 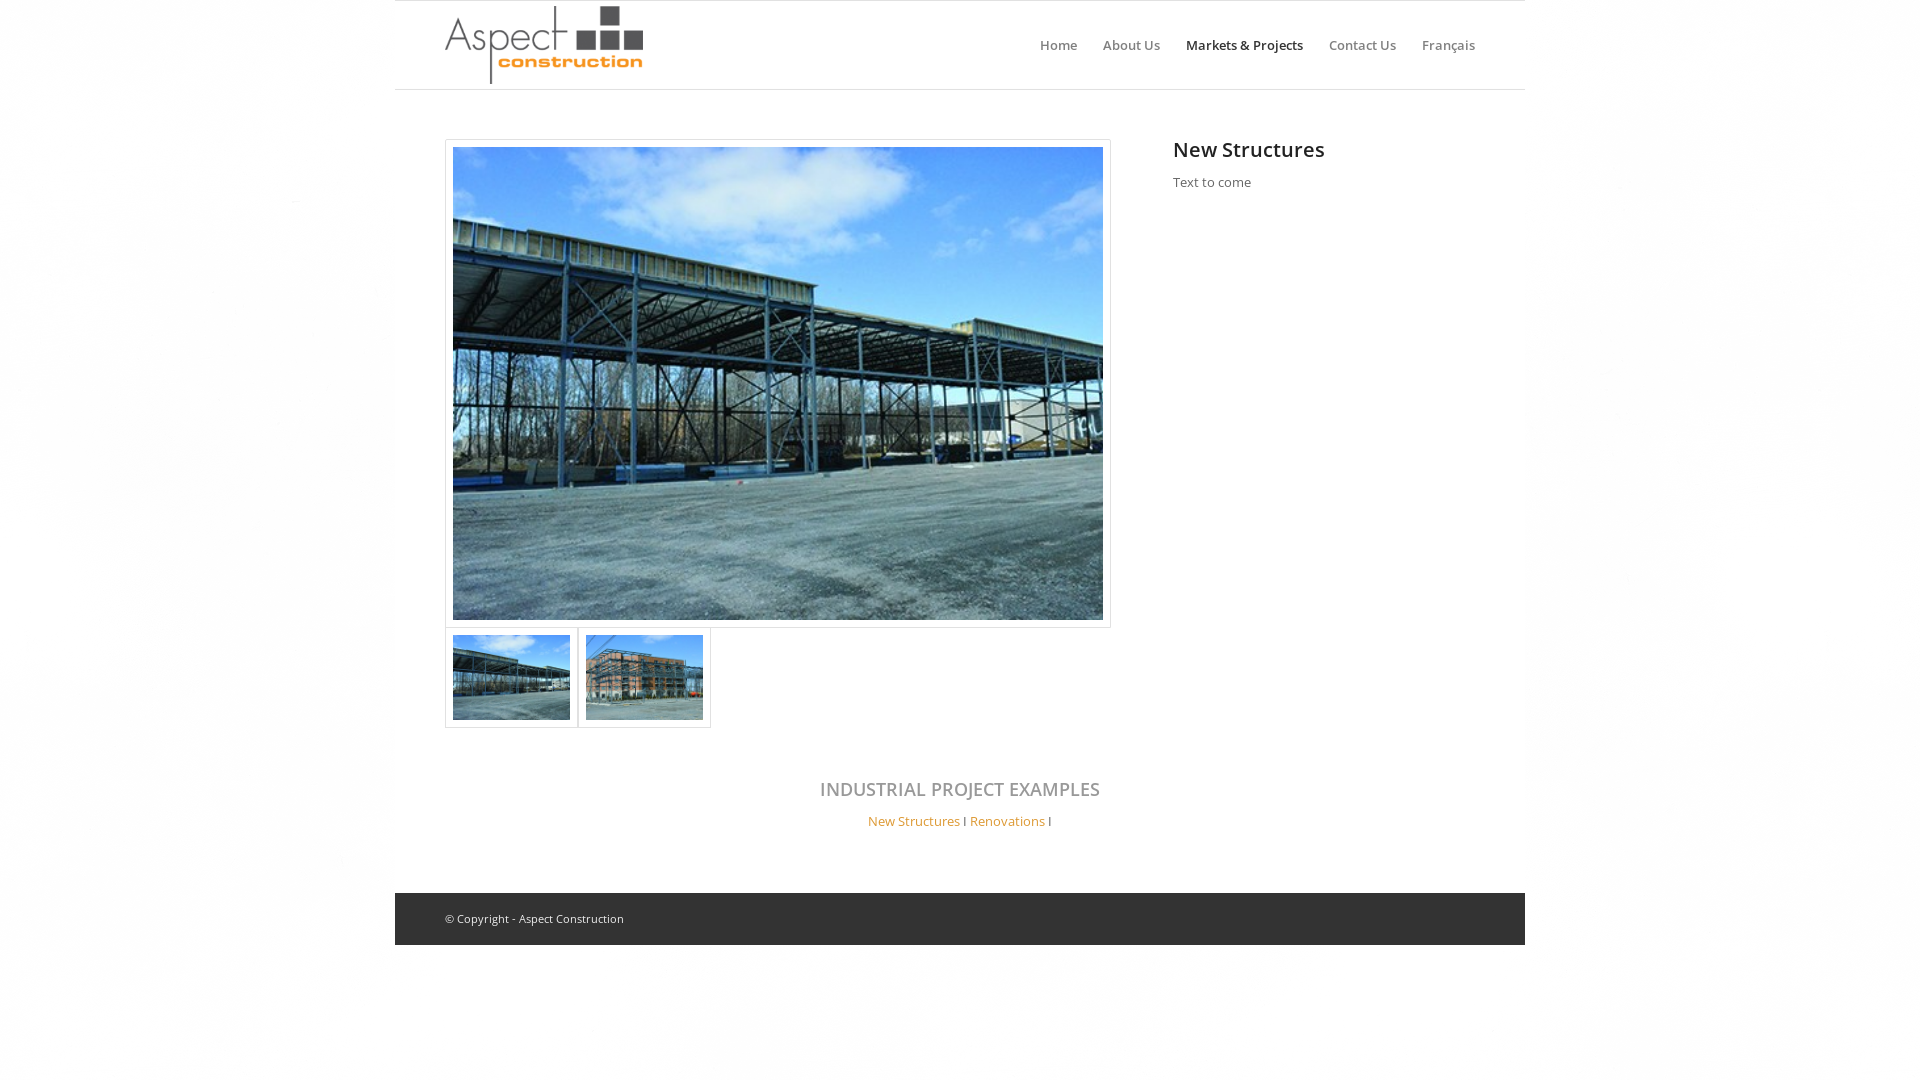 What do you see at coordinates (644, 676) in the screenshot?
I see `'Photo de structure2'` at bounding box center [644, 676].